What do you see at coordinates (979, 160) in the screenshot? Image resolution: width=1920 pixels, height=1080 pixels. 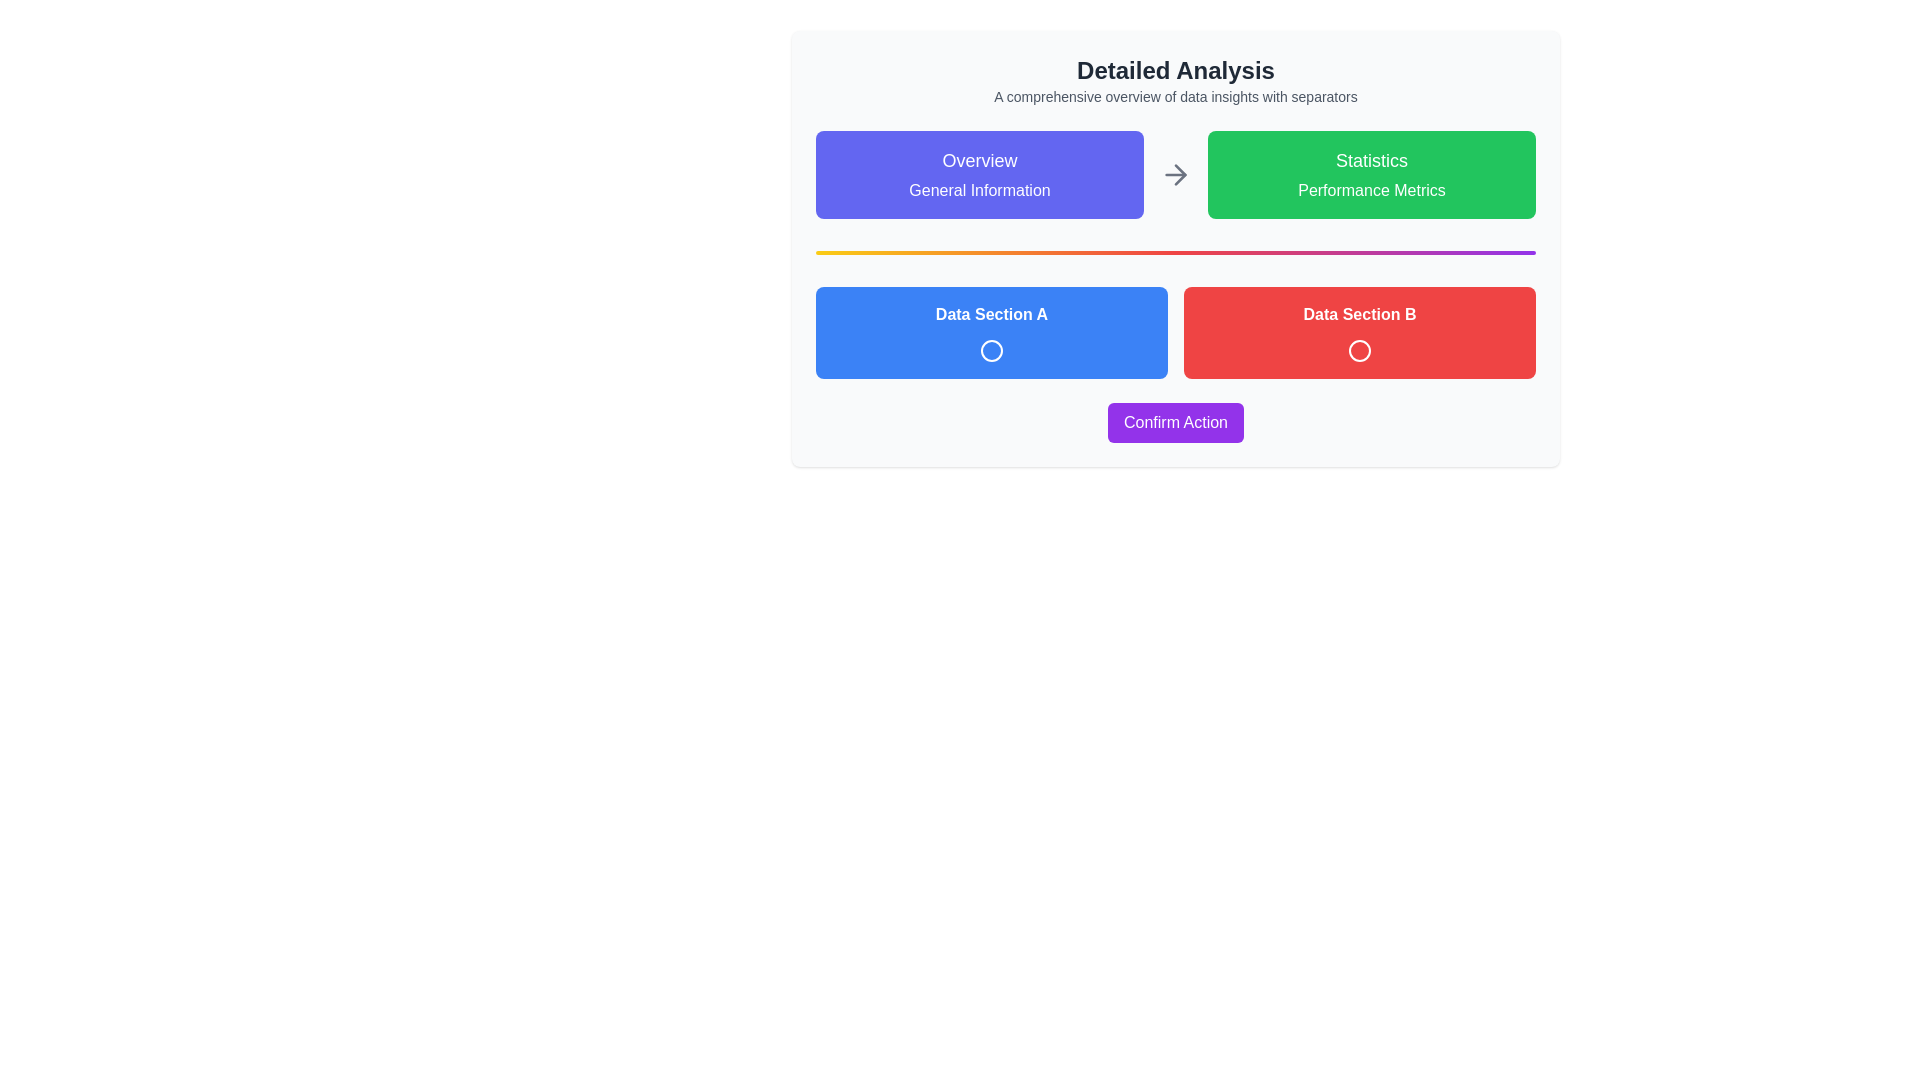 I see `the text label that describes the section, which contains the text 'Overview' at the top and 'General Information' below, located in the leftmost box of two adjacent boxes near the top-left of the interface` at bounding box center [979, 160].